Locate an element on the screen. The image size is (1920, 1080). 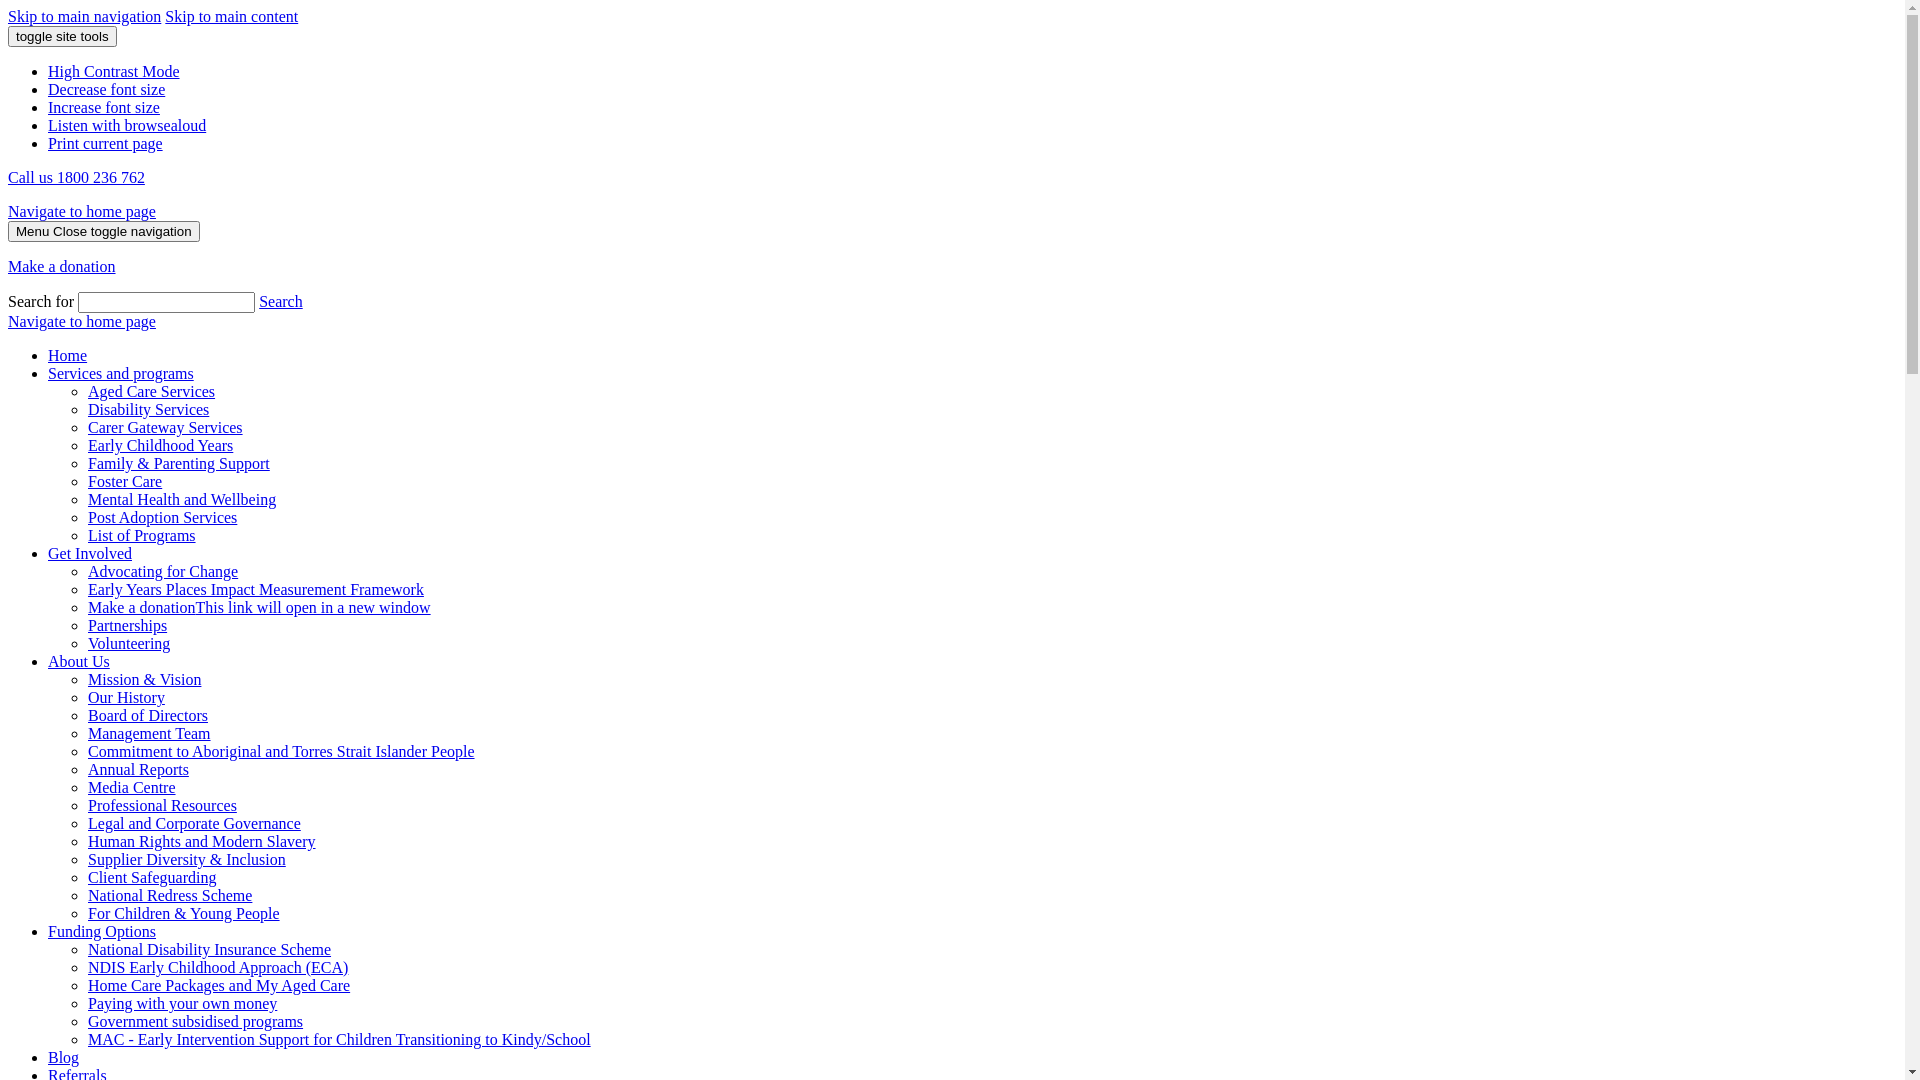
'Foster Care' is located at coordinates (123, 481).